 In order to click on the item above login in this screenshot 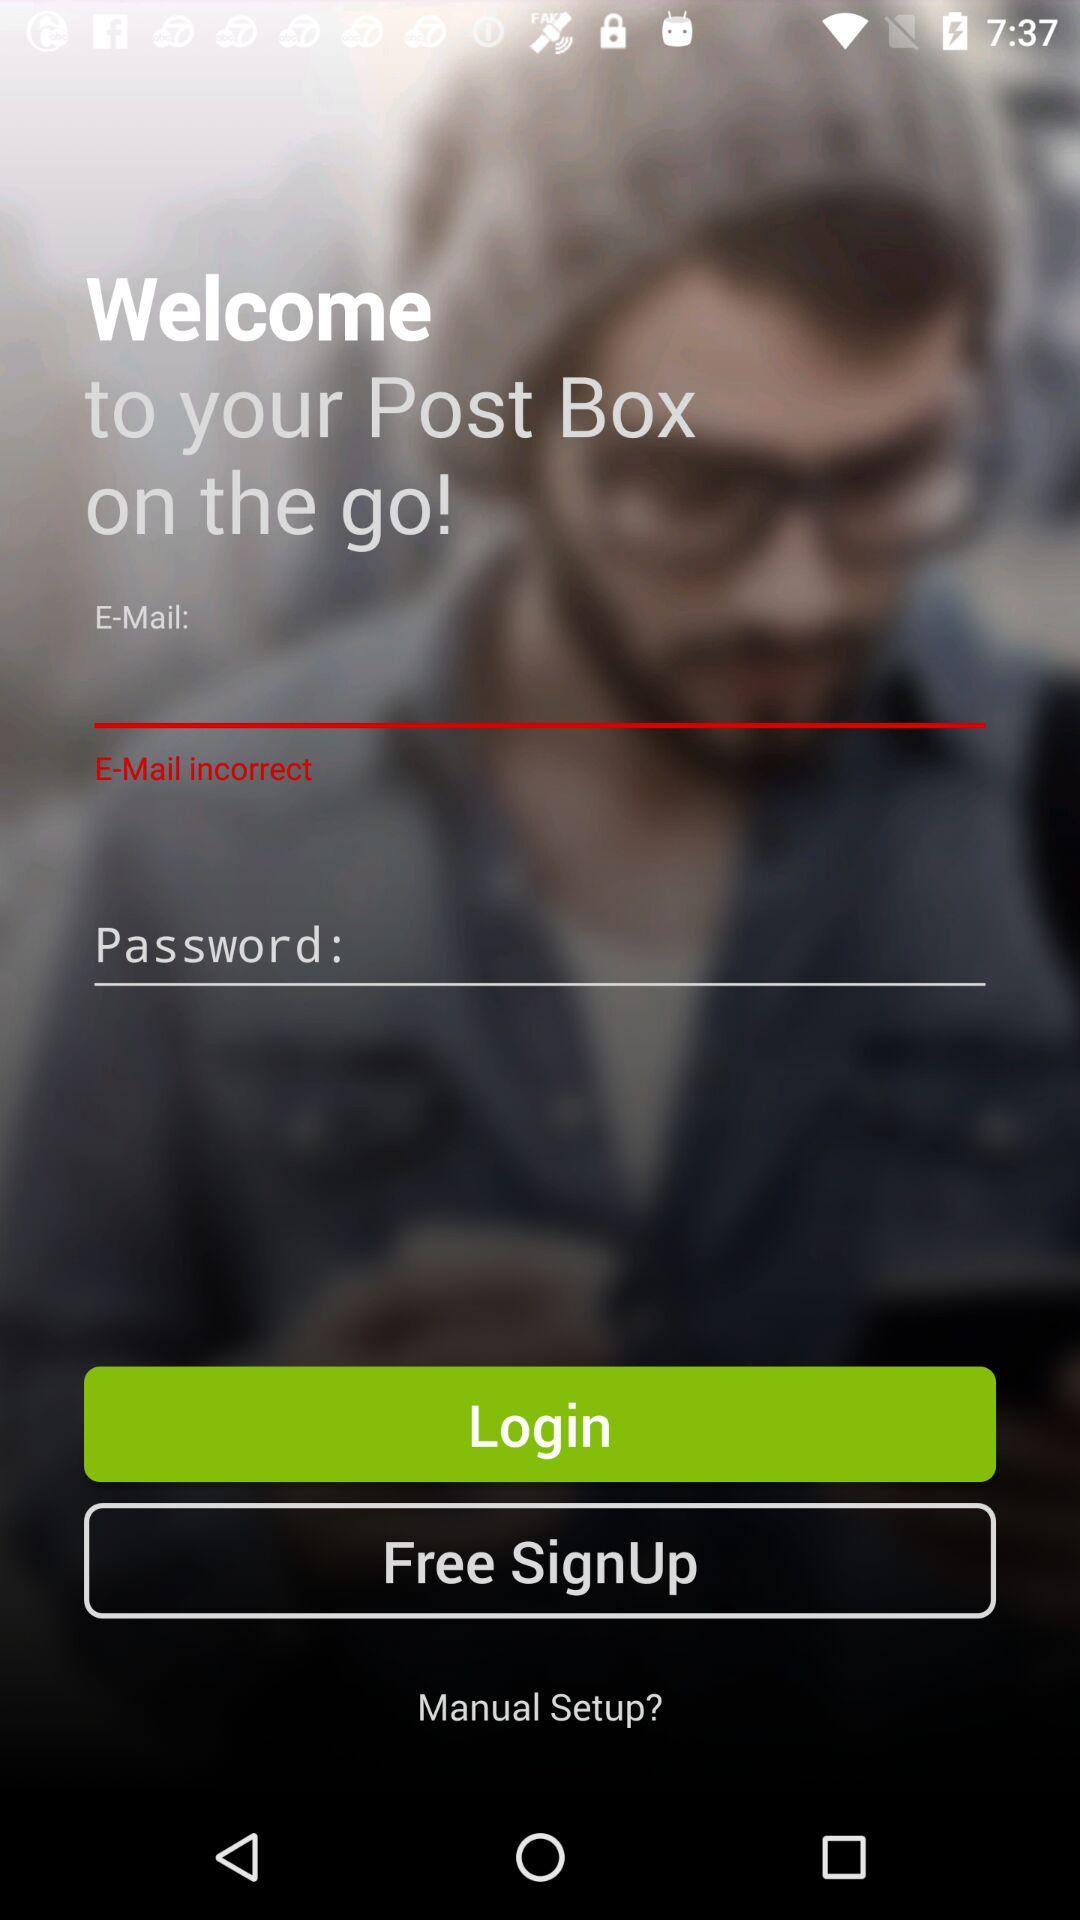, I will do `click(540, 946)`.